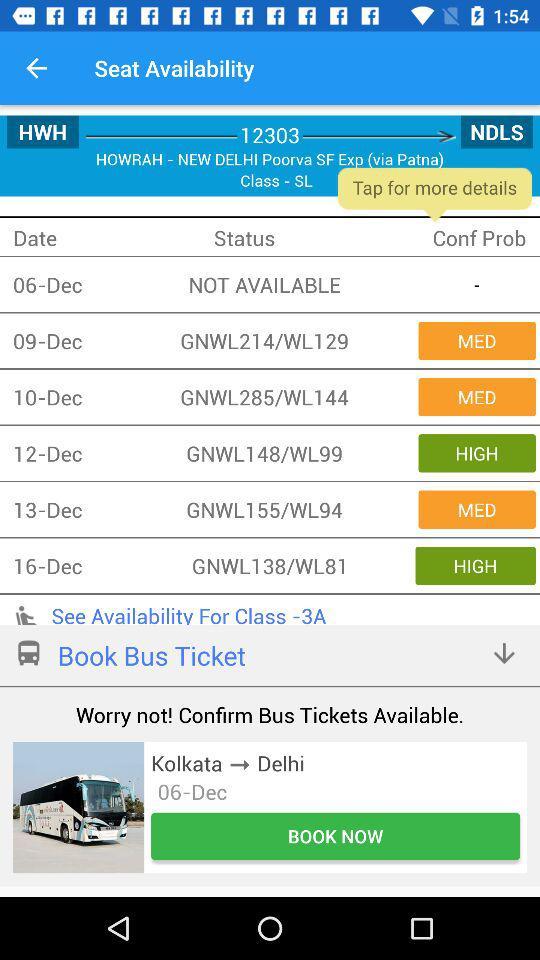 This screenshot has width=540, height=960. What do you see at coordinates (335, 836) in the screenshot?
I see `book now item` at bounding box center [335, 836].